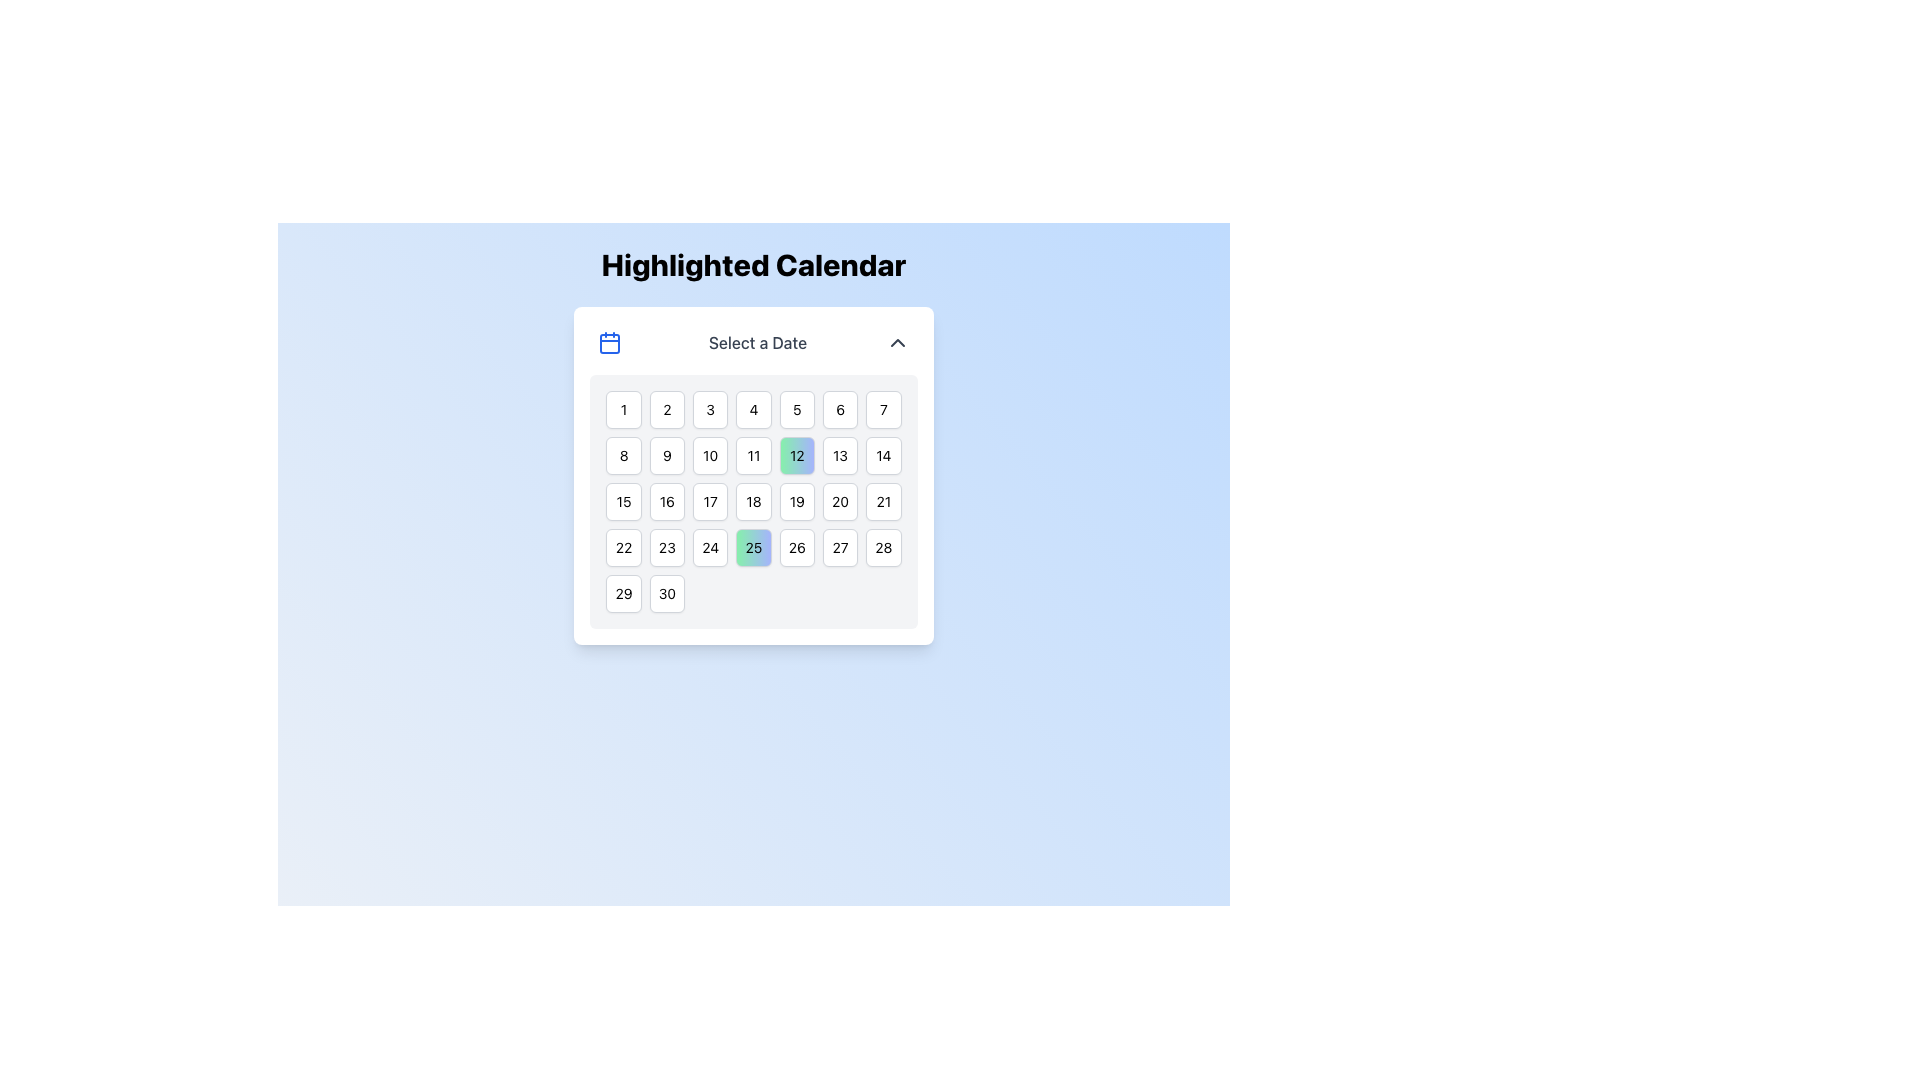 This screenshot has height=1080, width=1920. Describe the element at coordinates (882, 455) in the screenshot. I see `the selectable date button for the 14th day of the current month in the calendar widget, located at the end of the second row in the seventh column of the grid layout` at that location.